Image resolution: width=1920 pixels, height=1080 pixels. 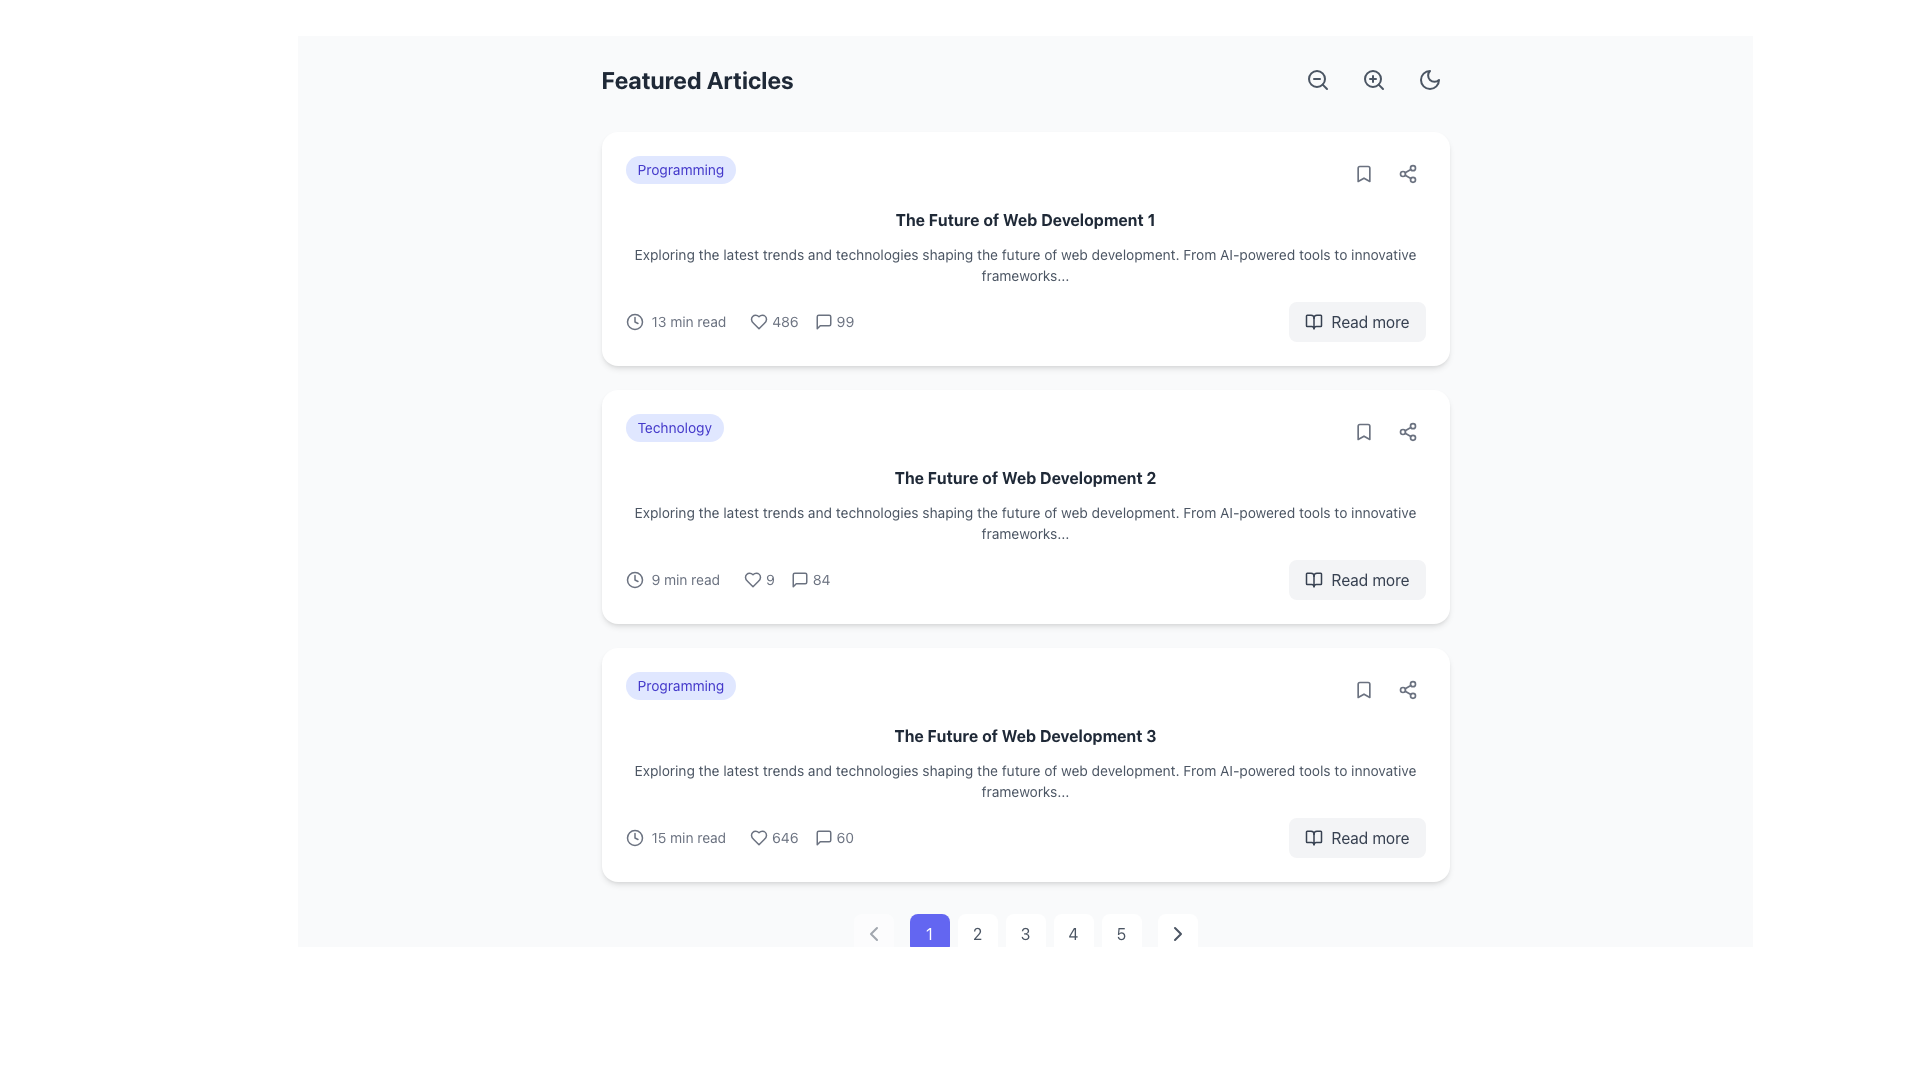 I want to click on the main circular component of the zoom-out icon by clicking on it to activate the zoom-out functionality, so click(x=1316, y=77).